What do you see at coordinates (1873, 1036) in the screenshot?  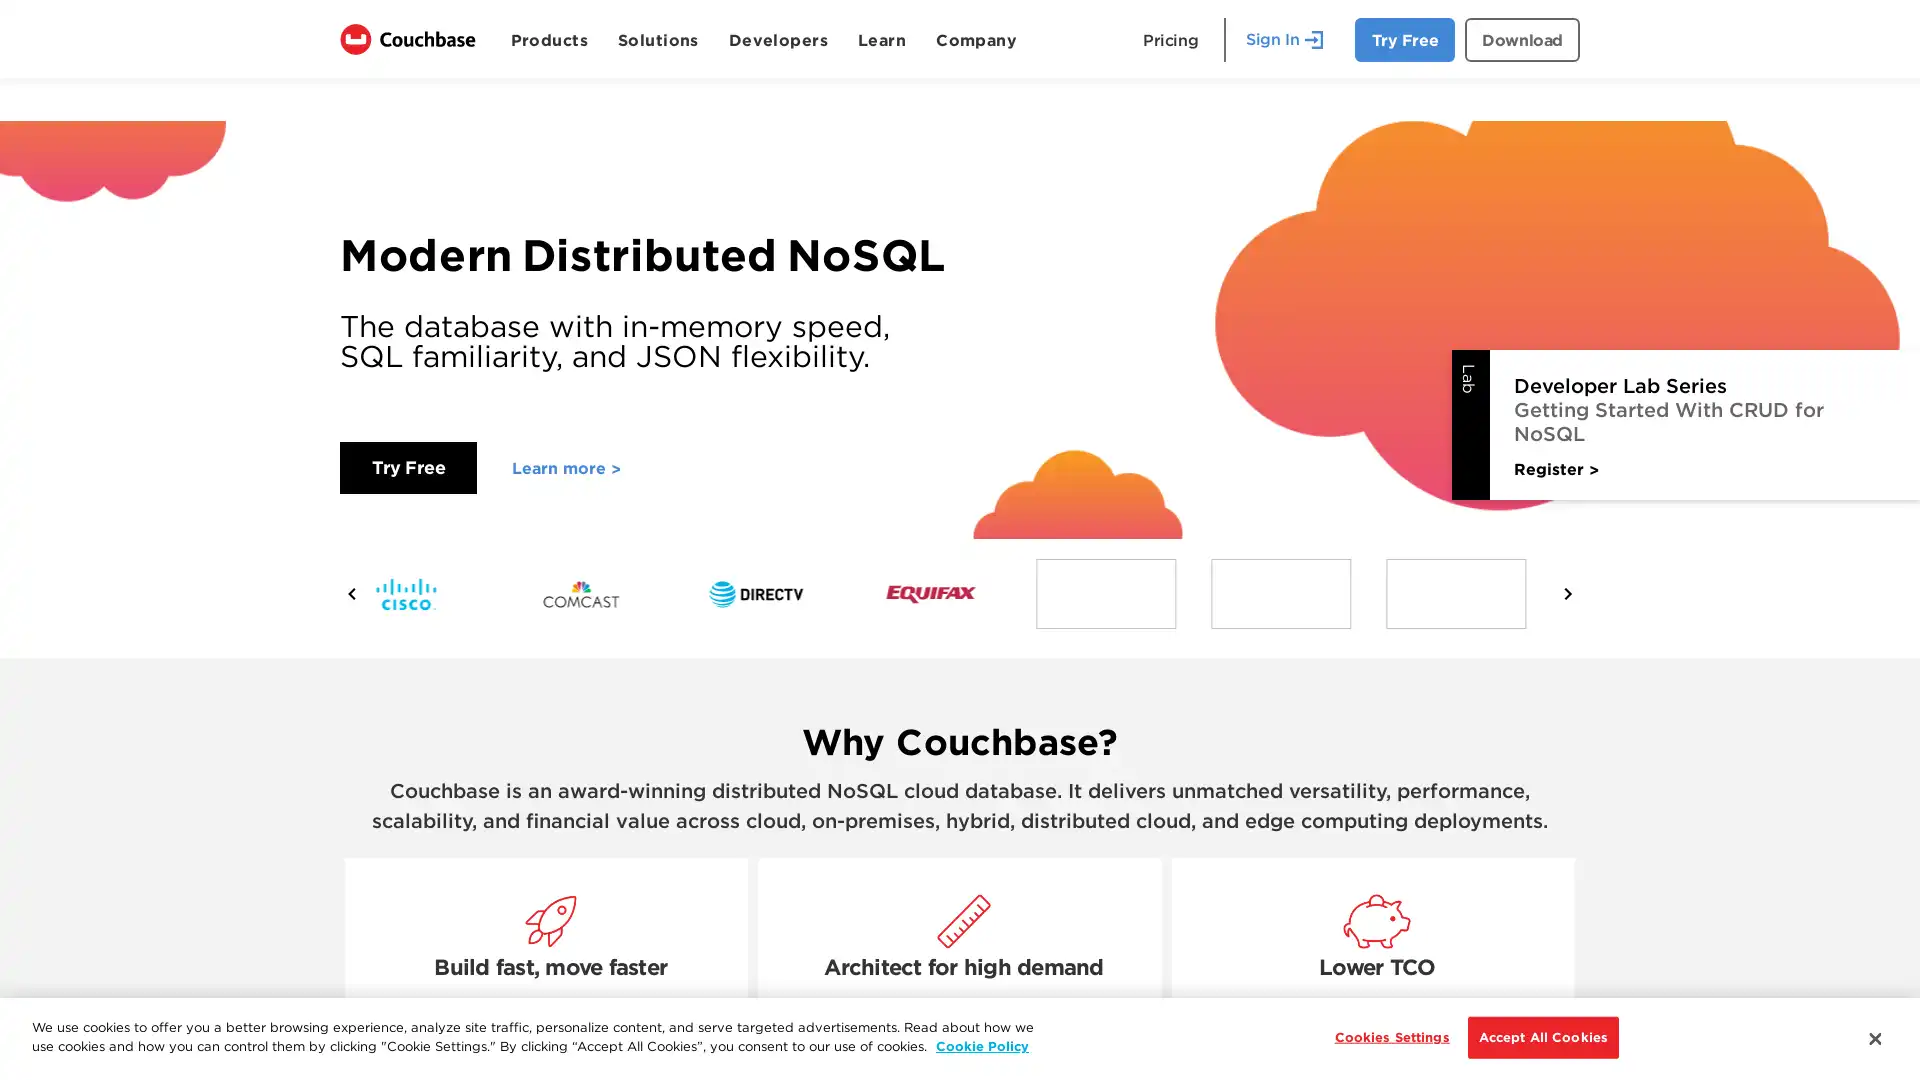 I see `Close` at bounding box center [1873, 1036].